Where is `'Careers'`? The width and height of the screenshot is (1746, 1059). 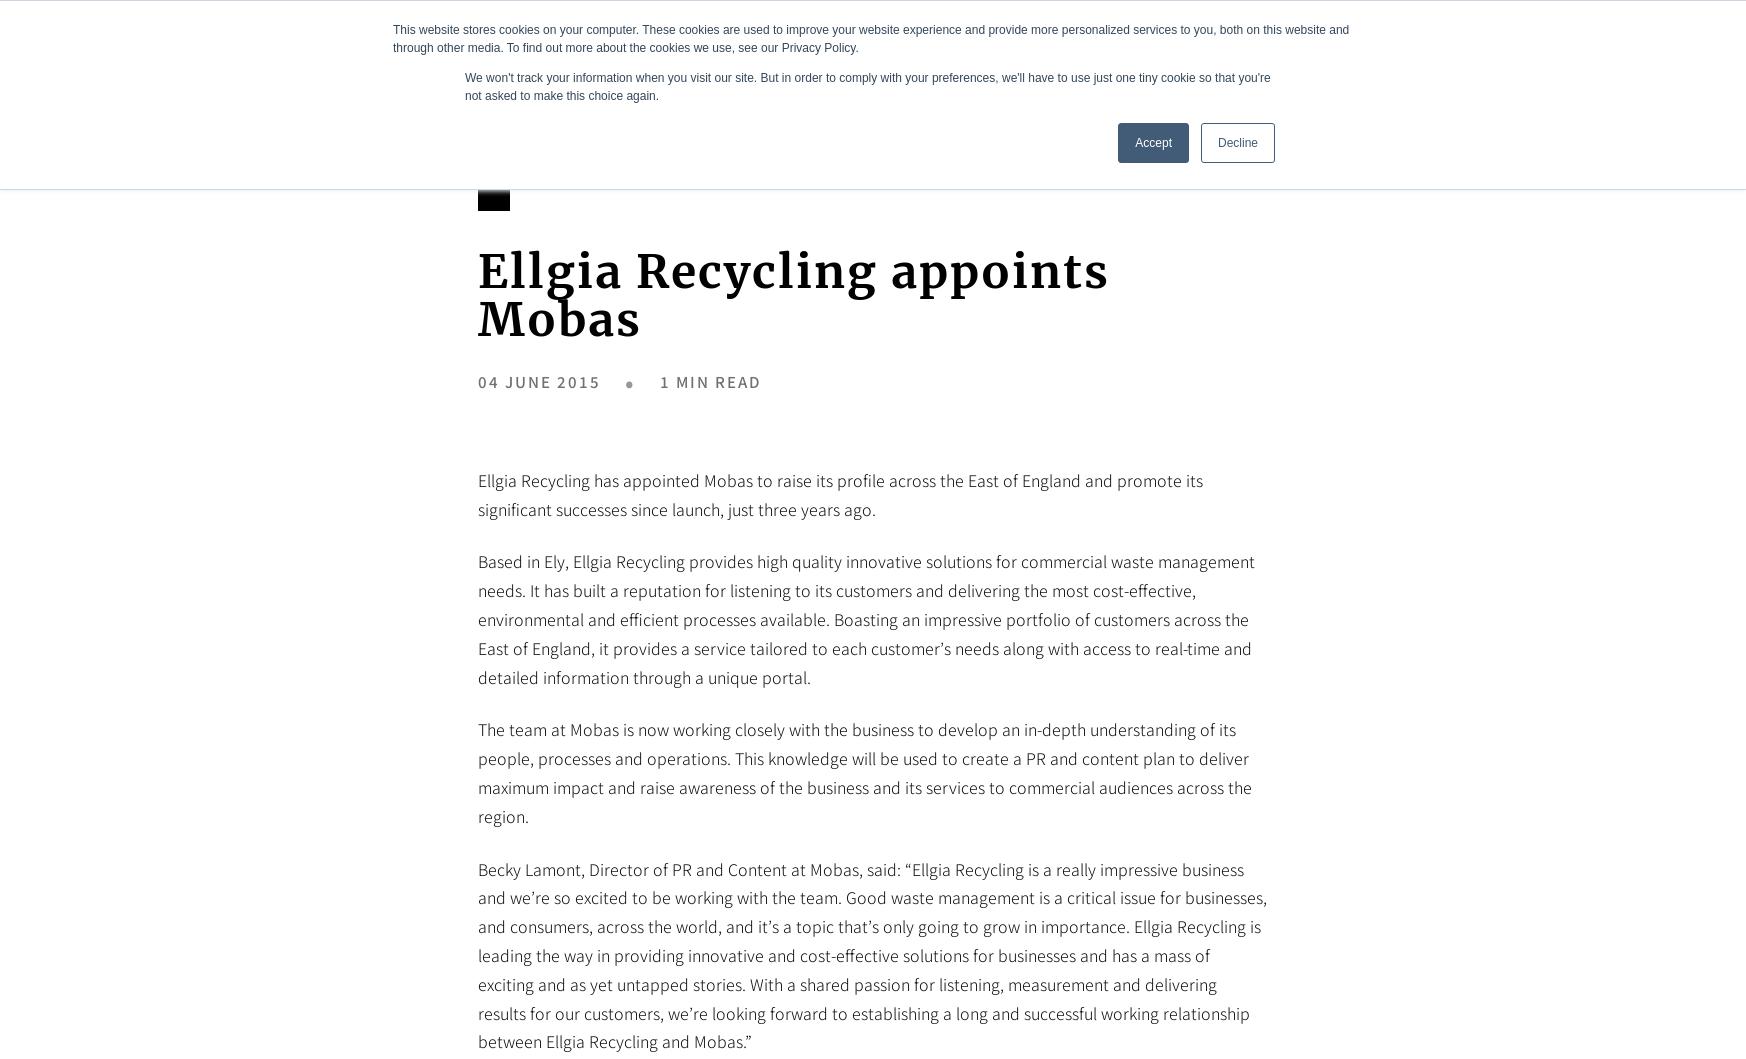
'Careers' is located at coordinates (1403, 56).